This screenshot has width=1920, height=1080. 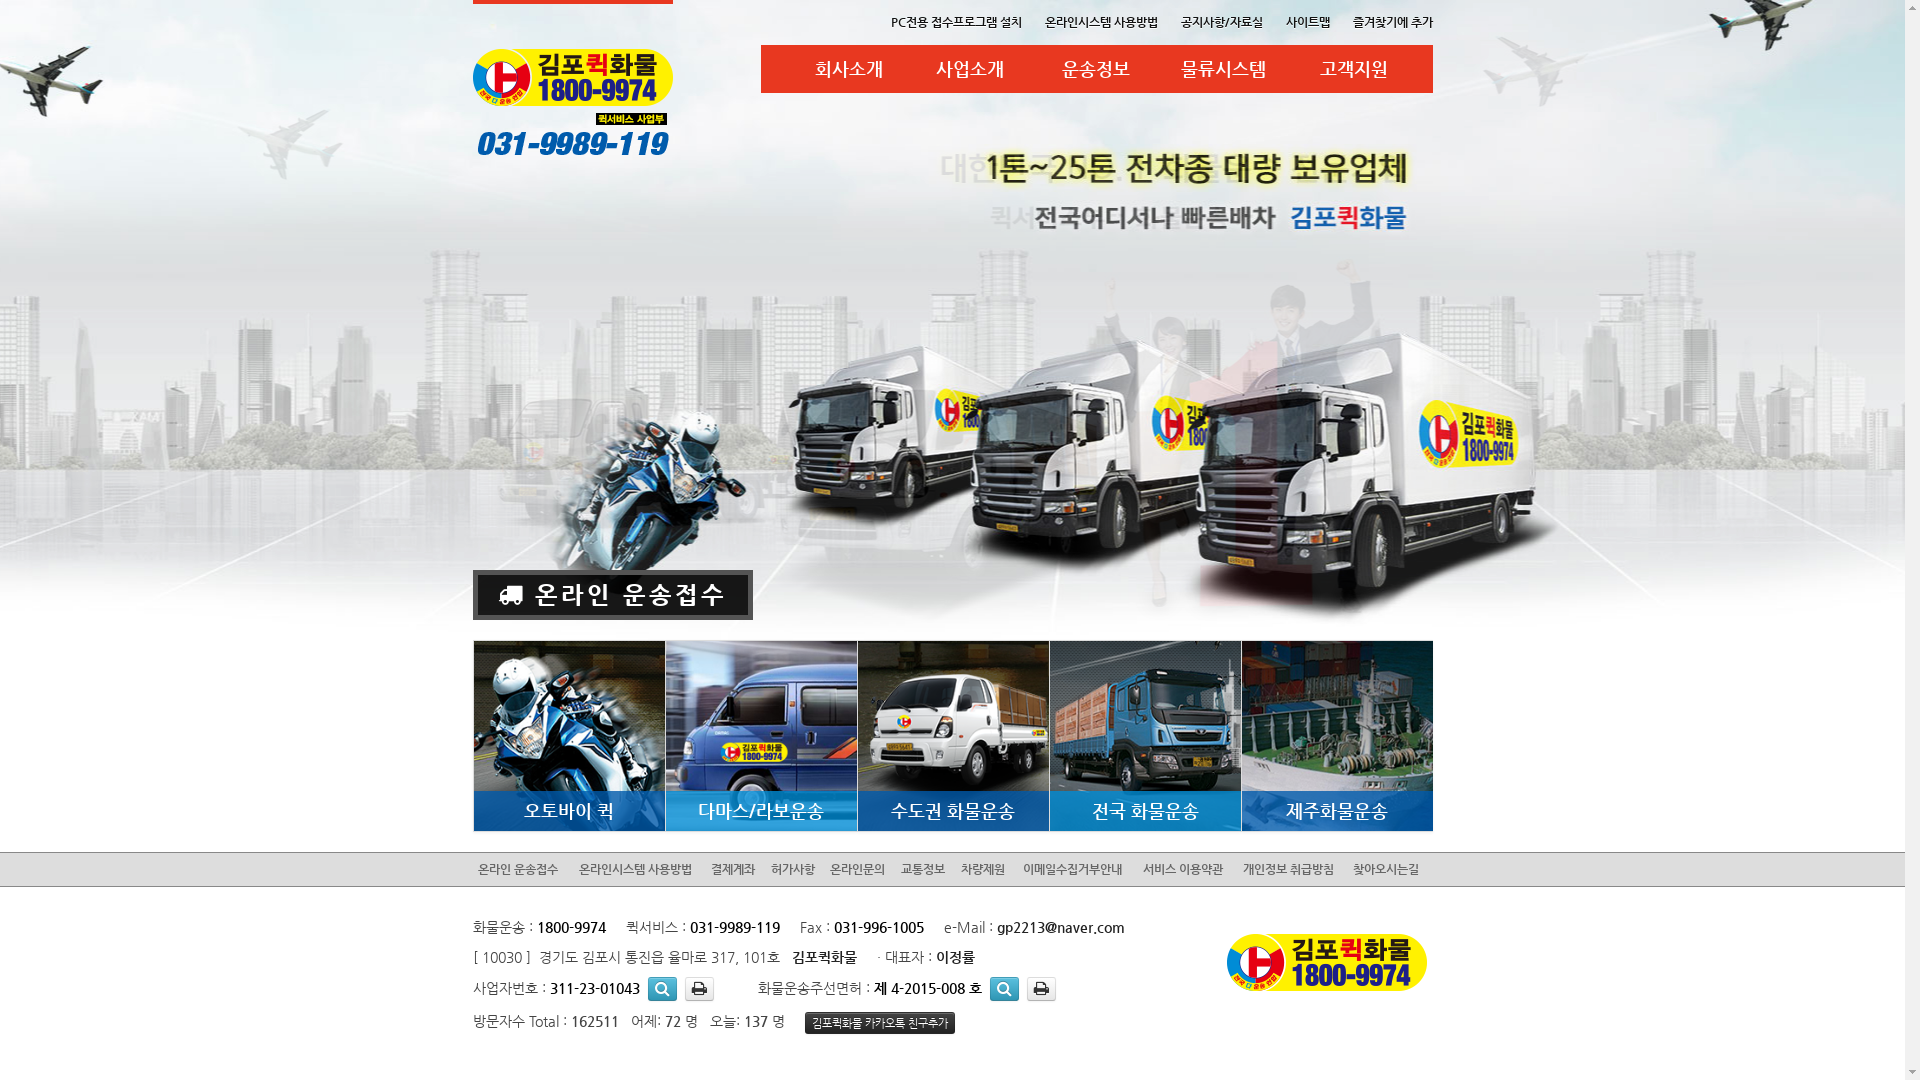 What do you see at coordinates (996, 926) in the screenshot?
I see `'gp2213@naver.com'` at bounding box center [996, 926].